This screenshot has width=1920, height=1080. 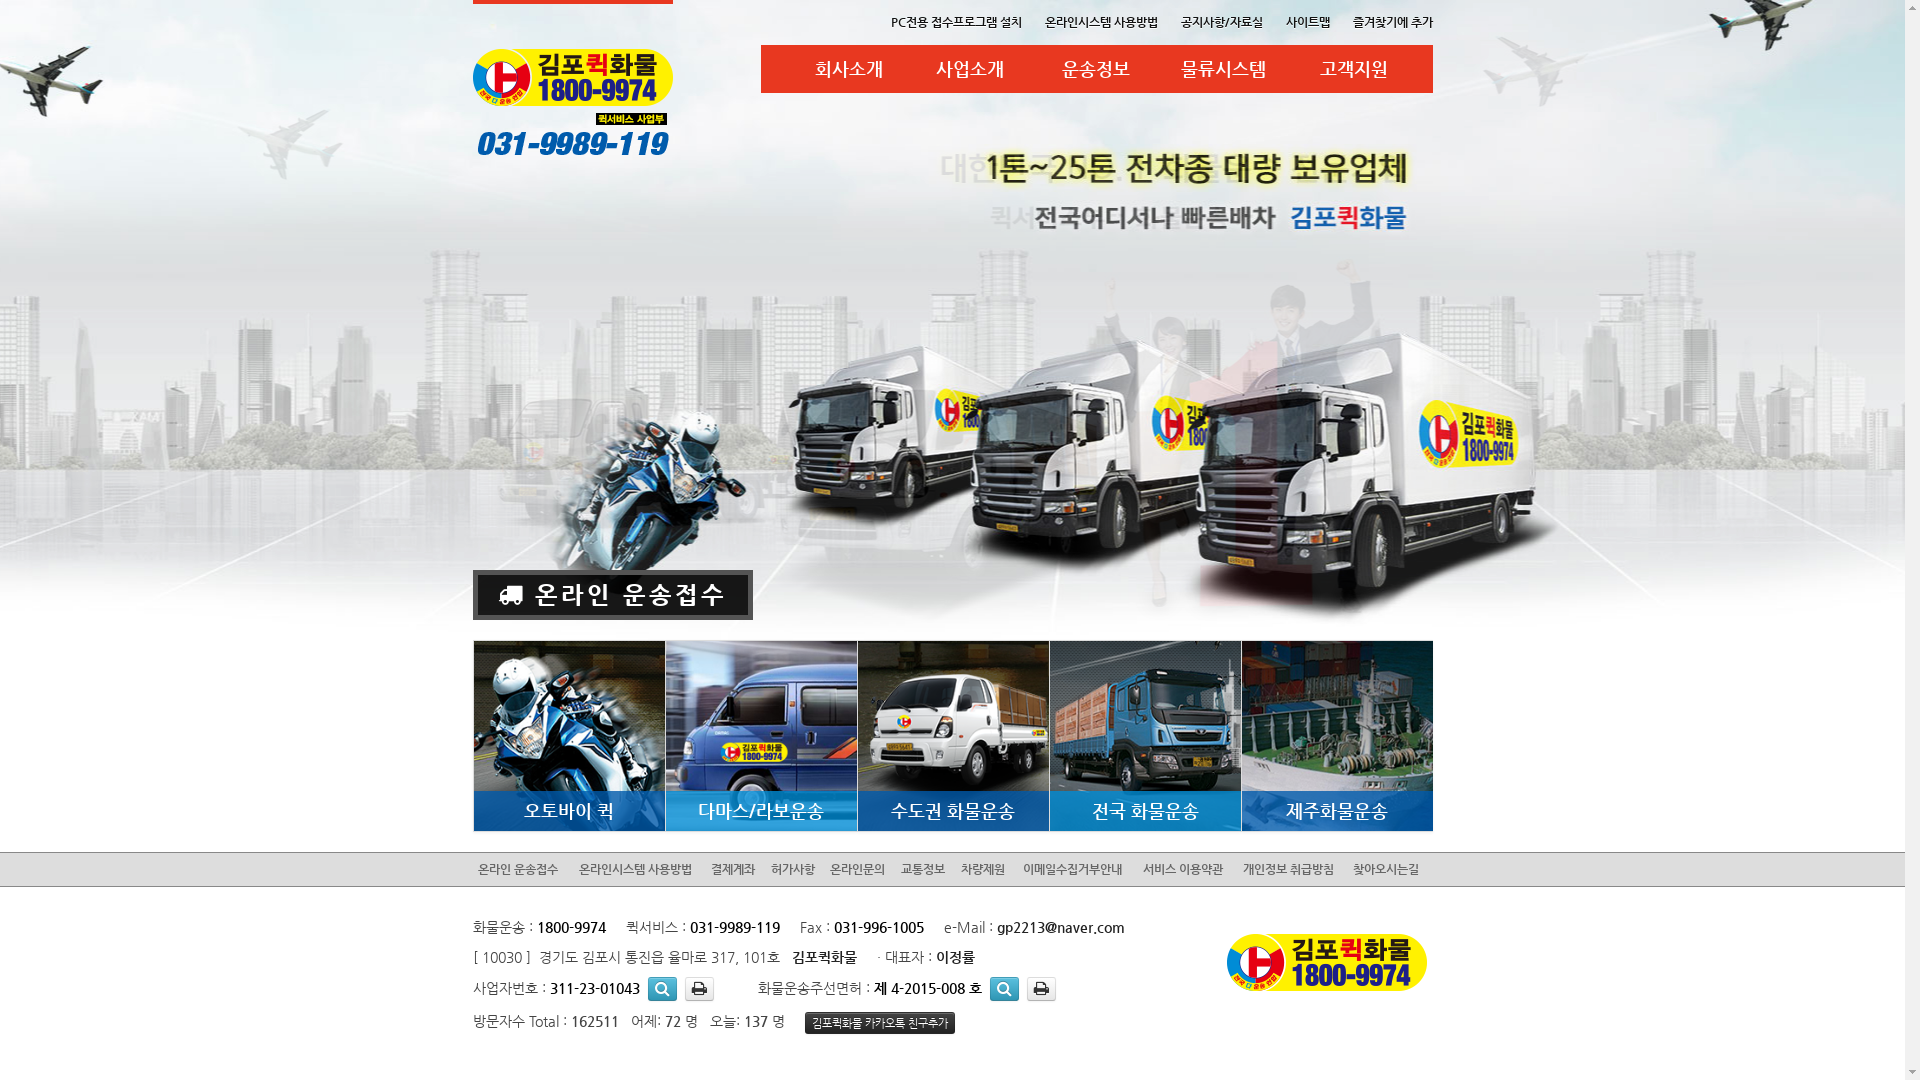 What do you see at coordinates (996, 926) in the screenshot?
I see `'gp2213@naver.com'` at bounding box center [996, 926].